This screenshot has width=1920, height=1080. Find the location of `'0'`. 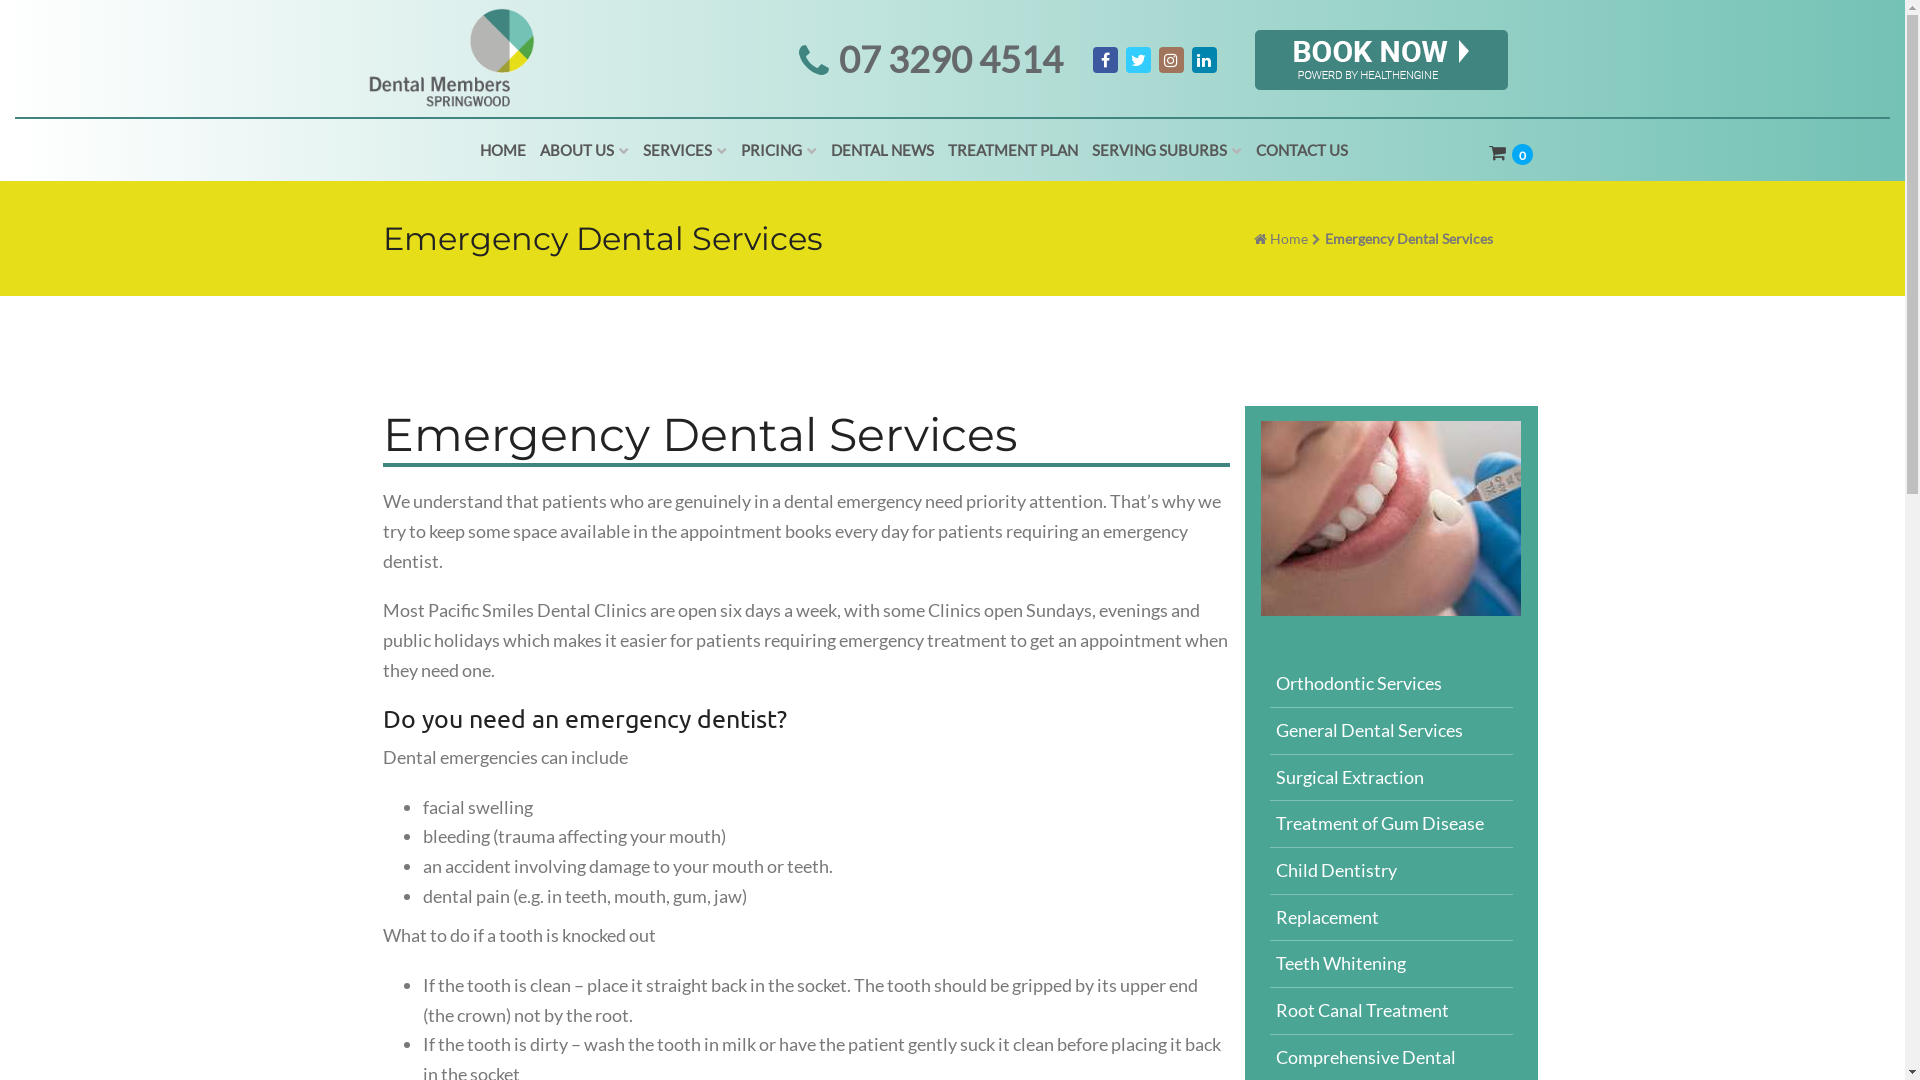

'0' is located at coordinates (1512, 153).